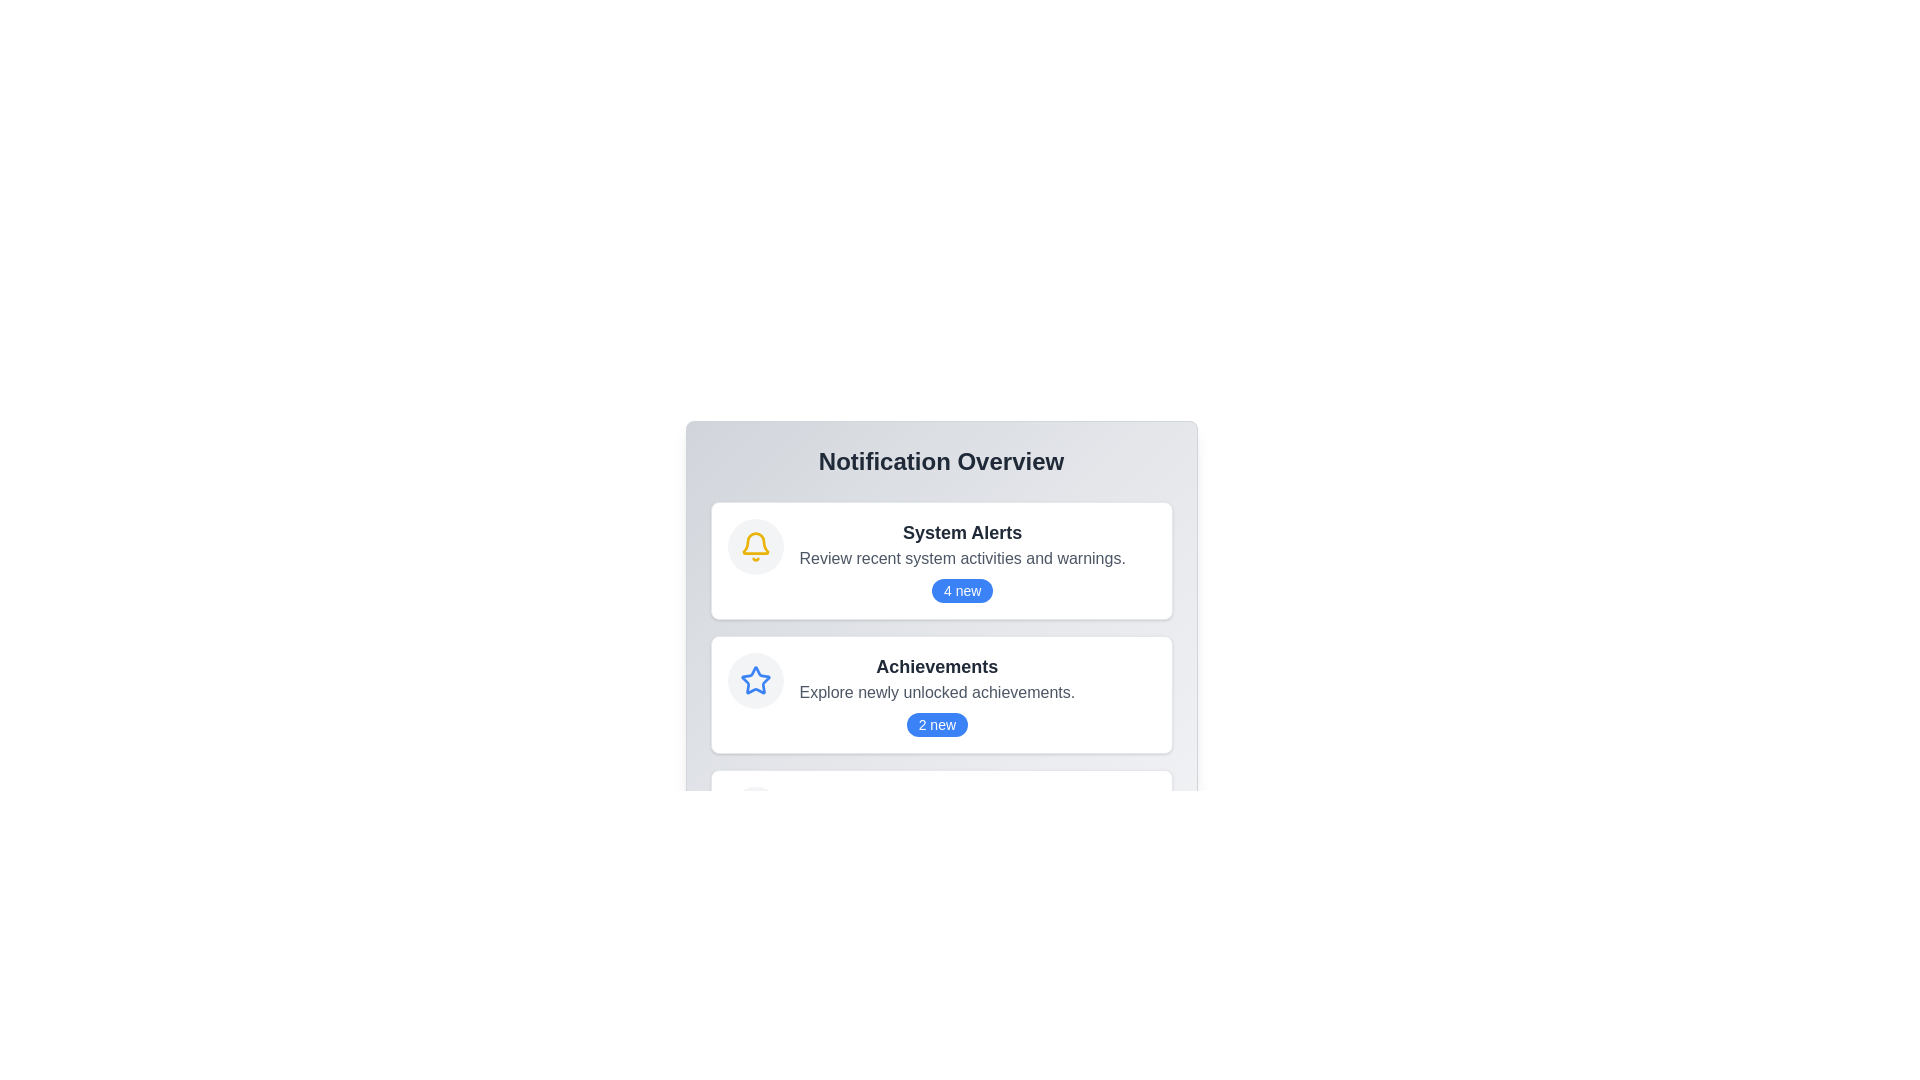 This screenshot has height=1080, width=1920. I want to click on the '2 new' badge of the second Informational card in the Notification Overview, which summarizes newly unlocked achievements, so click(940, 693).